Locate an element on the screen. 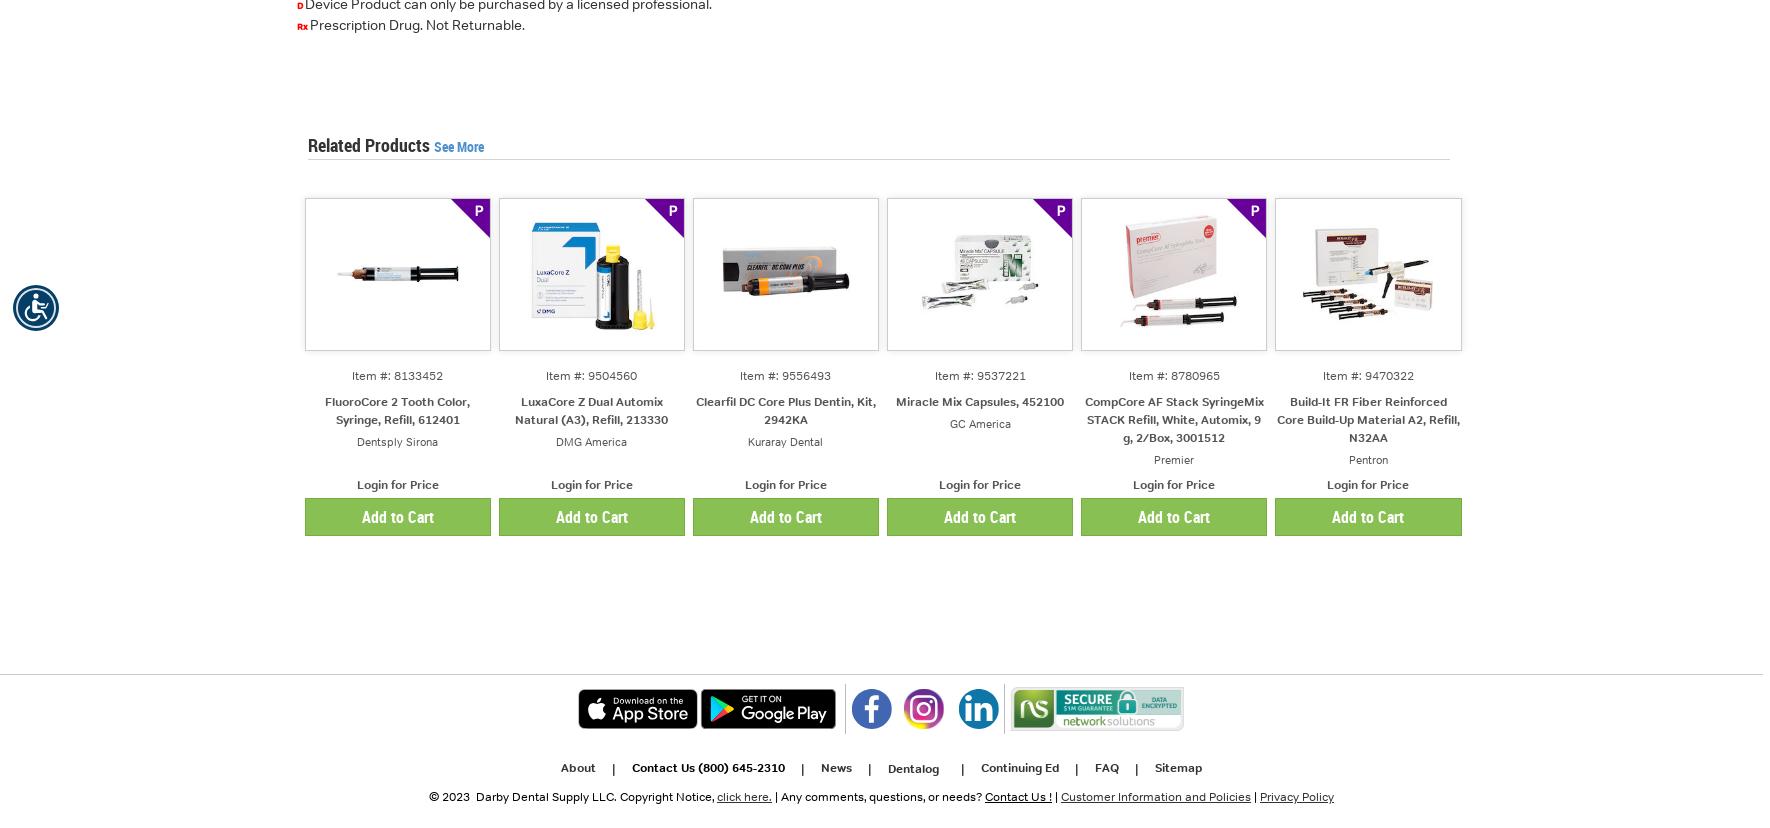 The width and height of the screenshot is (1770, 828). 'Sitemap' is located at coordinates (1178, 767).